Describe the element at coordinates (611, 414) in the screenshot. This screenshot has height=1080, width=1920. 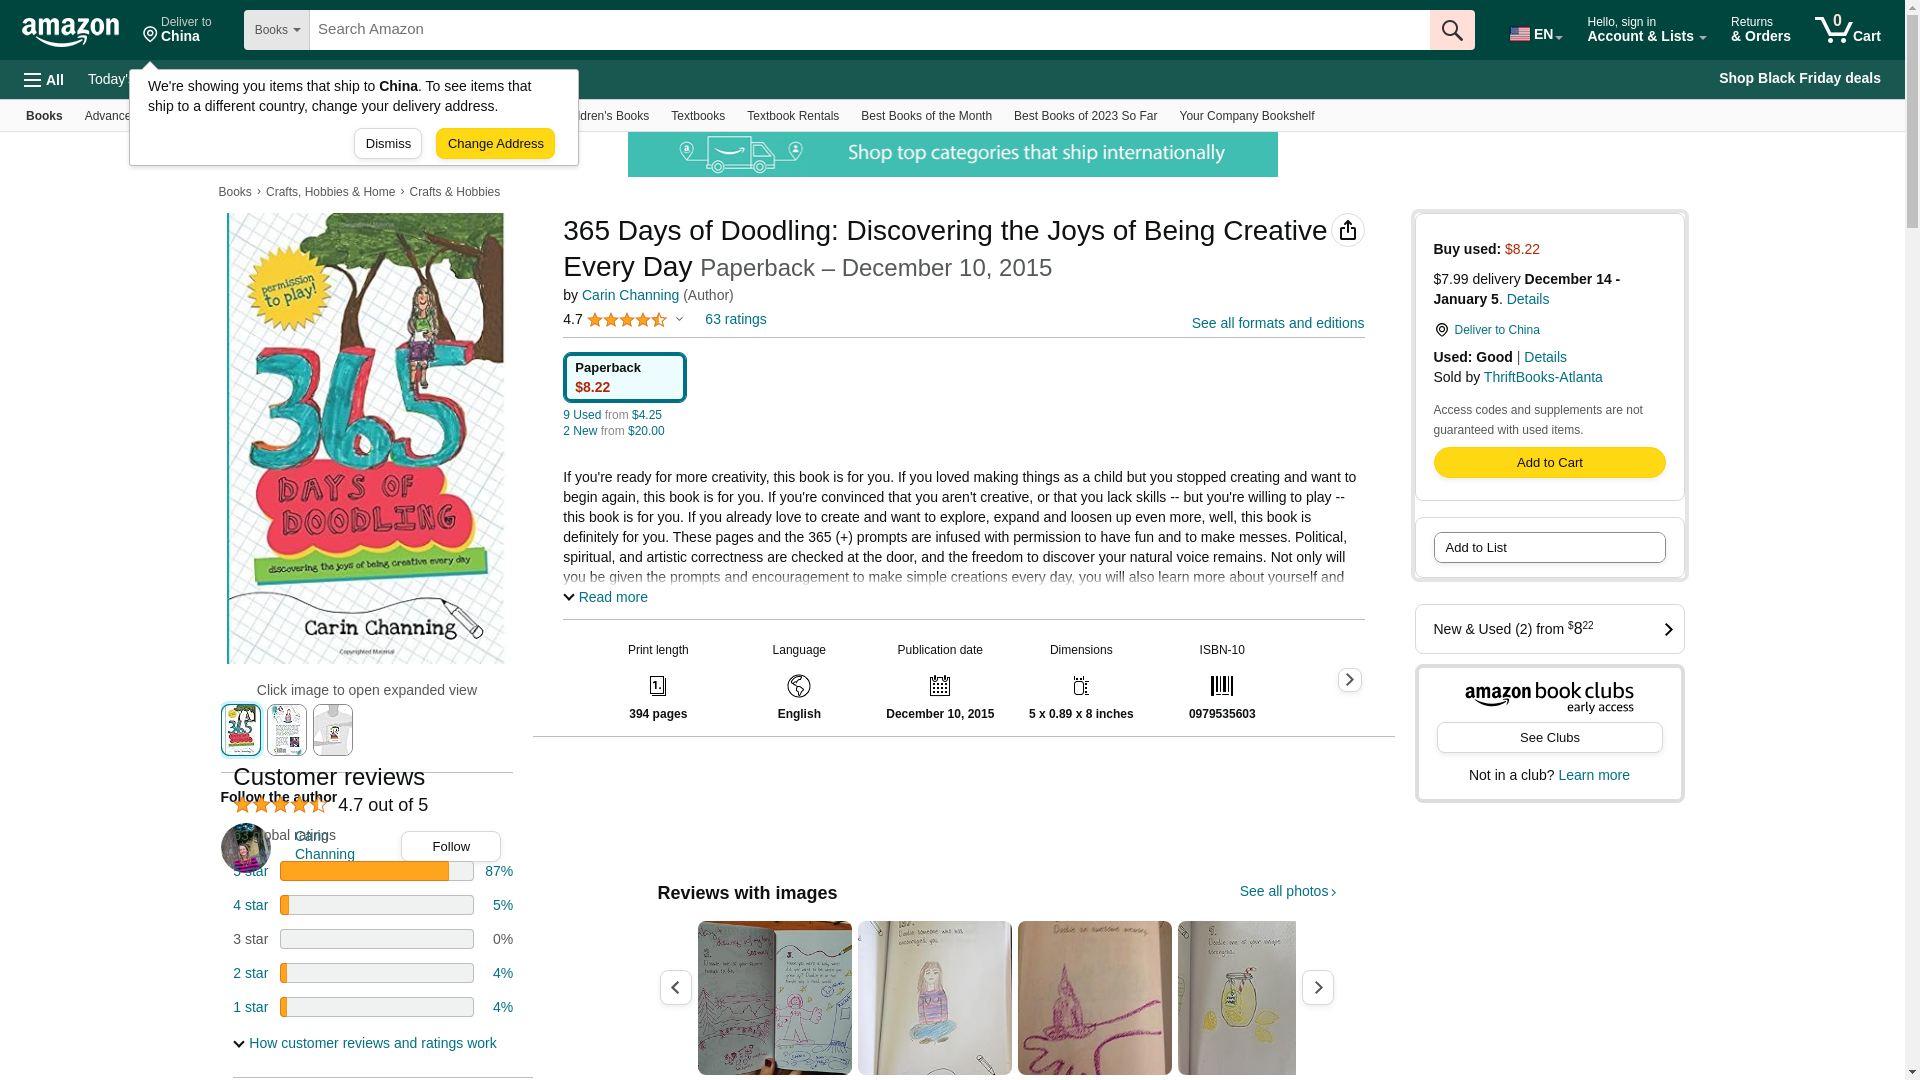
I see `'9 Used from $4.25'` at that location.